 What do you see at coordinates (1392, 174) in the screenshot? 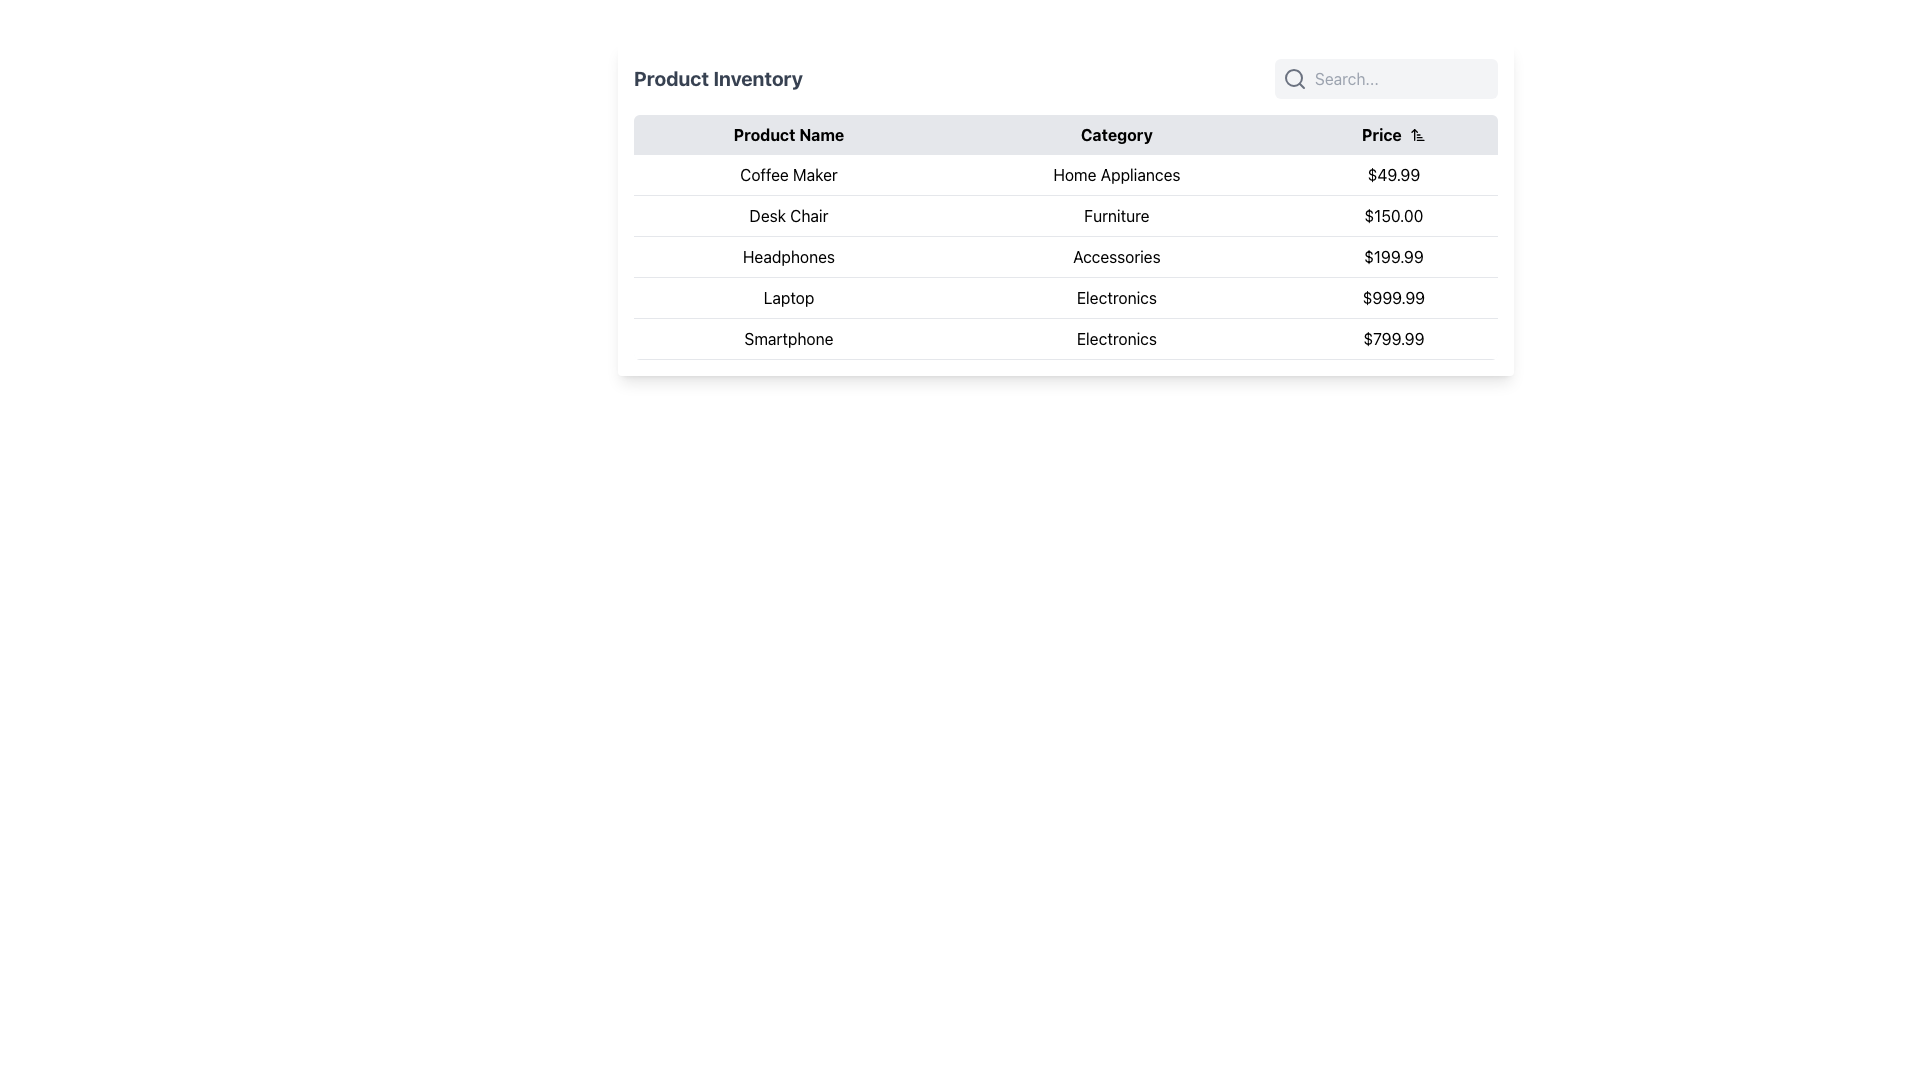
I see `the text display showing the price value '$49.99' in the last column of the table labeled 'Price'` at bounding box center [1392, 174].